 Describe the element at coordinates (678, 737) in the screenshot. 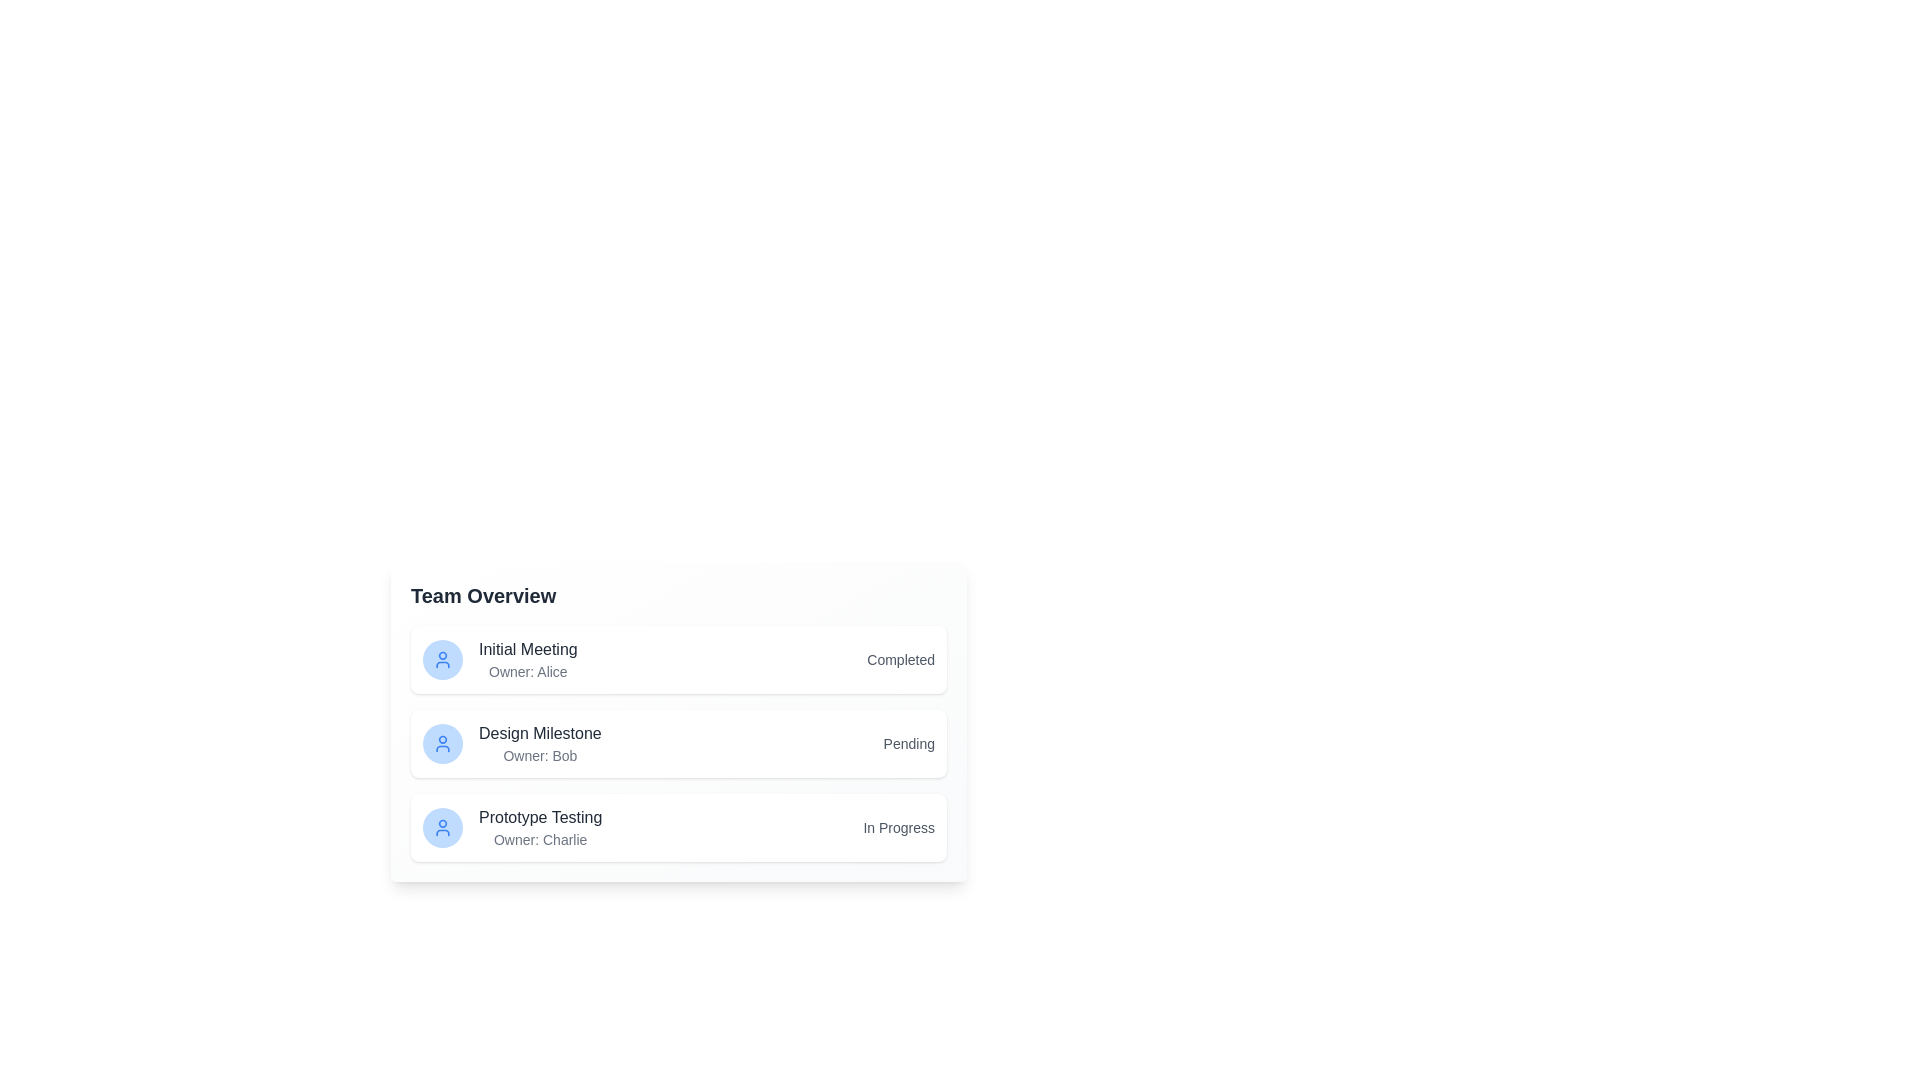

I see `the list item representing the 'Design Milestone' task, assigned to 'Owner: Bob', with a status of 'Pending'` at that location.